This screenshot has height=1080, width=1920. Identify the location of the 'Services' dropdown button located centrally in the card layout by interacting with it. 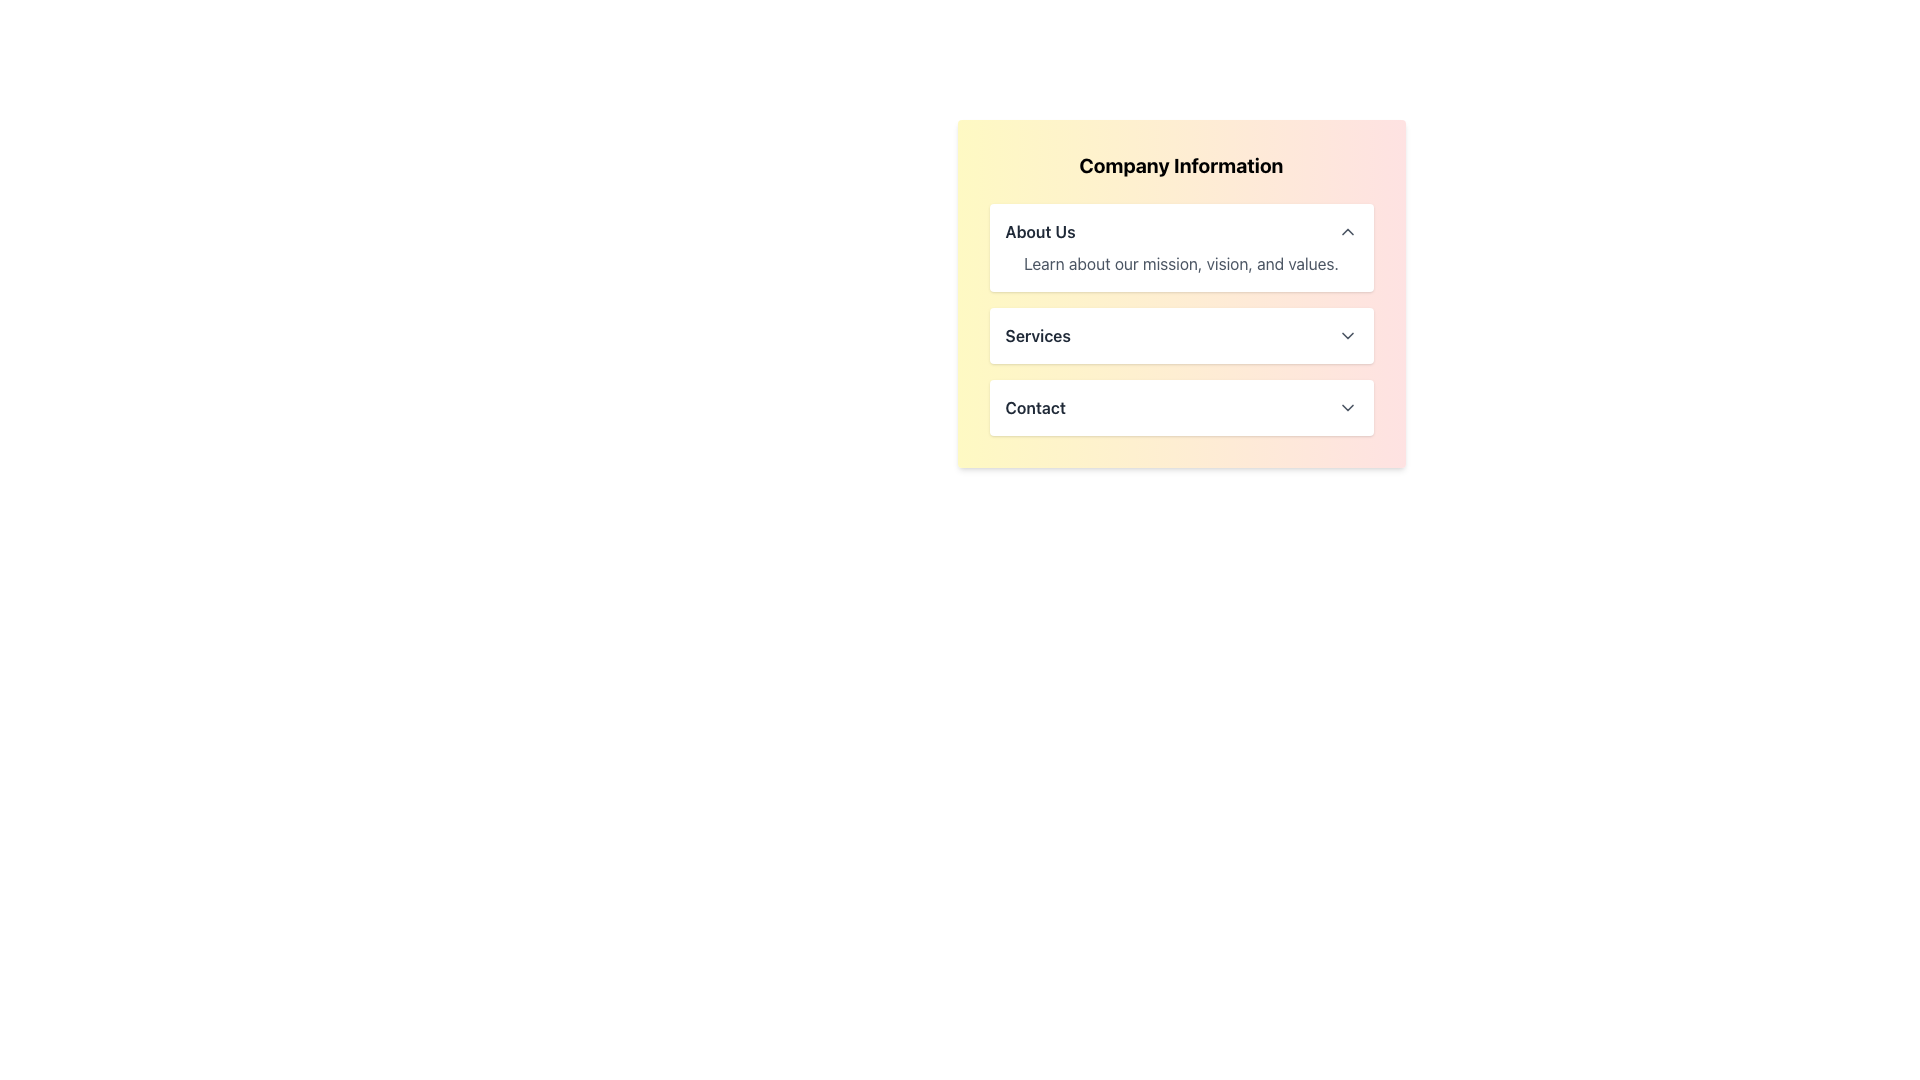
(1181, 334).